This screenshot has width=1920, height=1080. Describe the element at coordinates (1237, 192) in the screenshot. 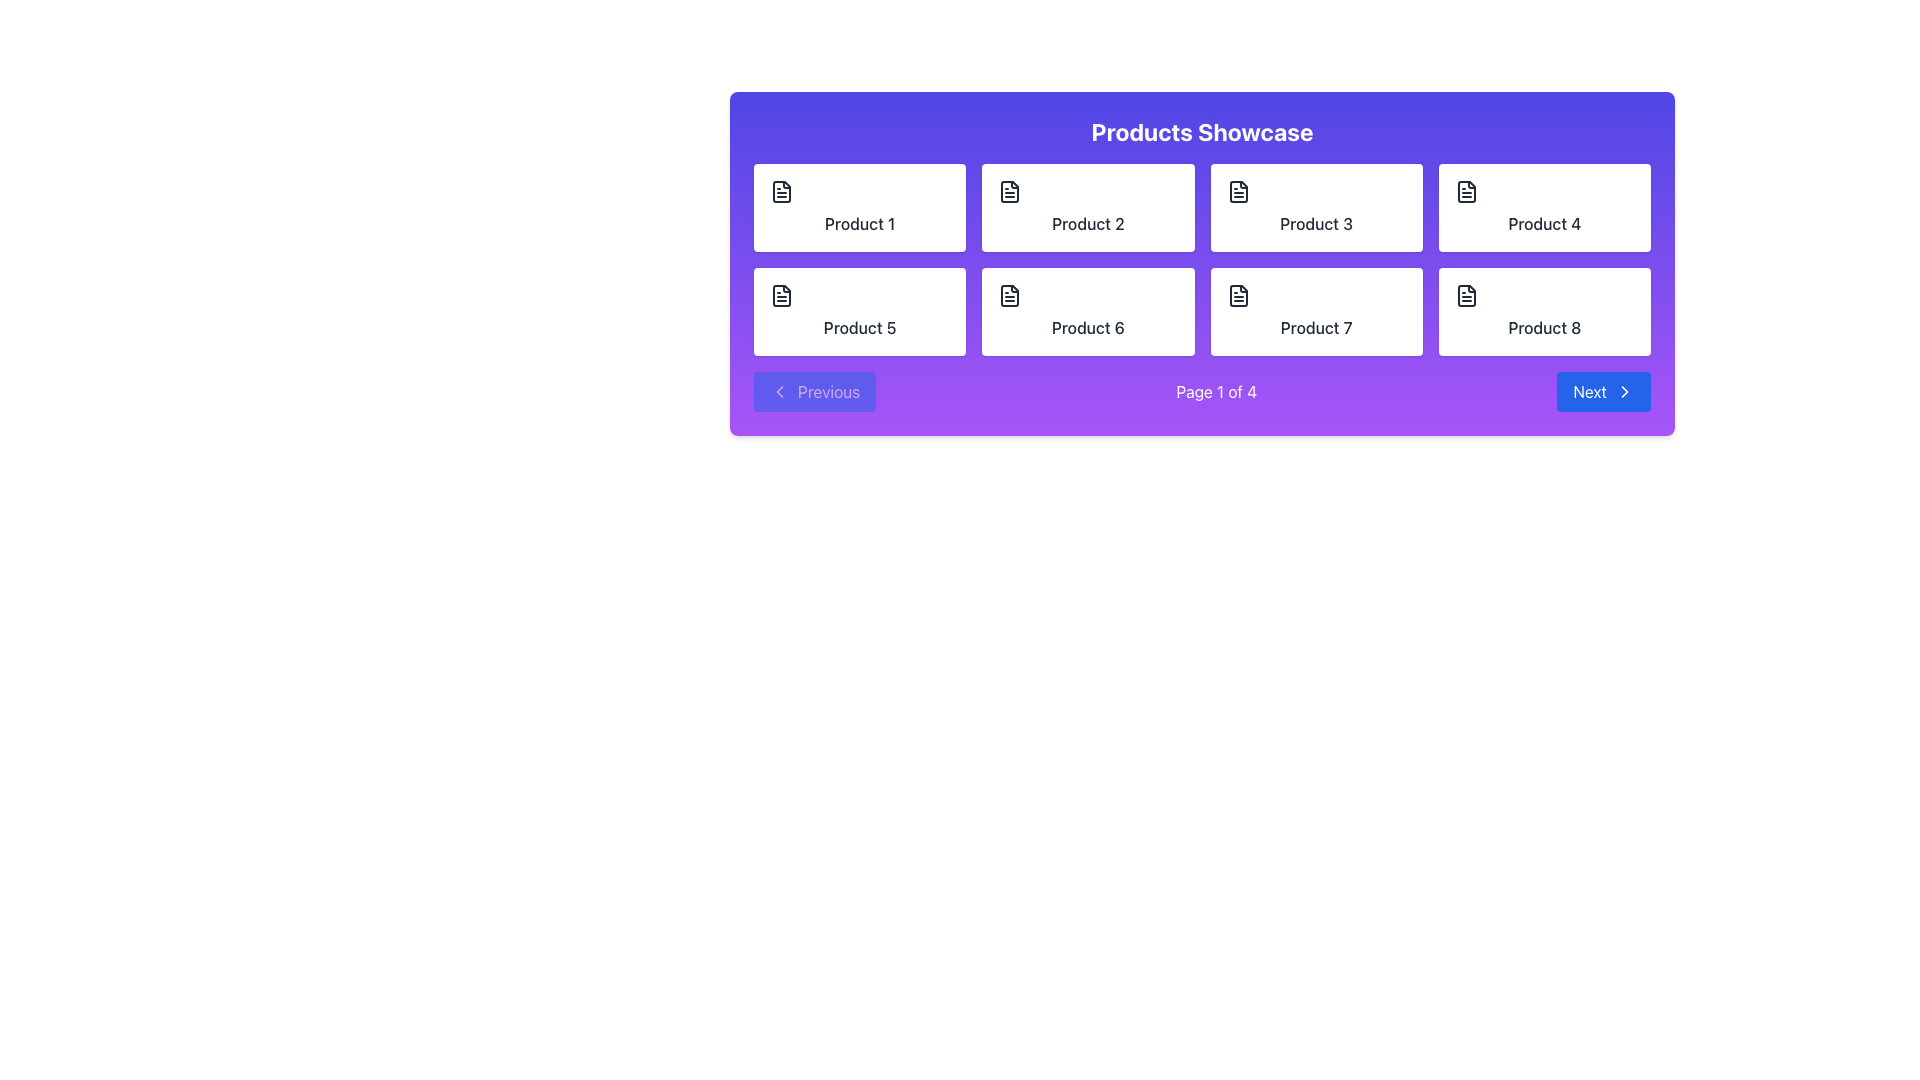

I see `properties of the SVG-based icon resembling a paper document located within the card labeled 'Product 3'` at that location.